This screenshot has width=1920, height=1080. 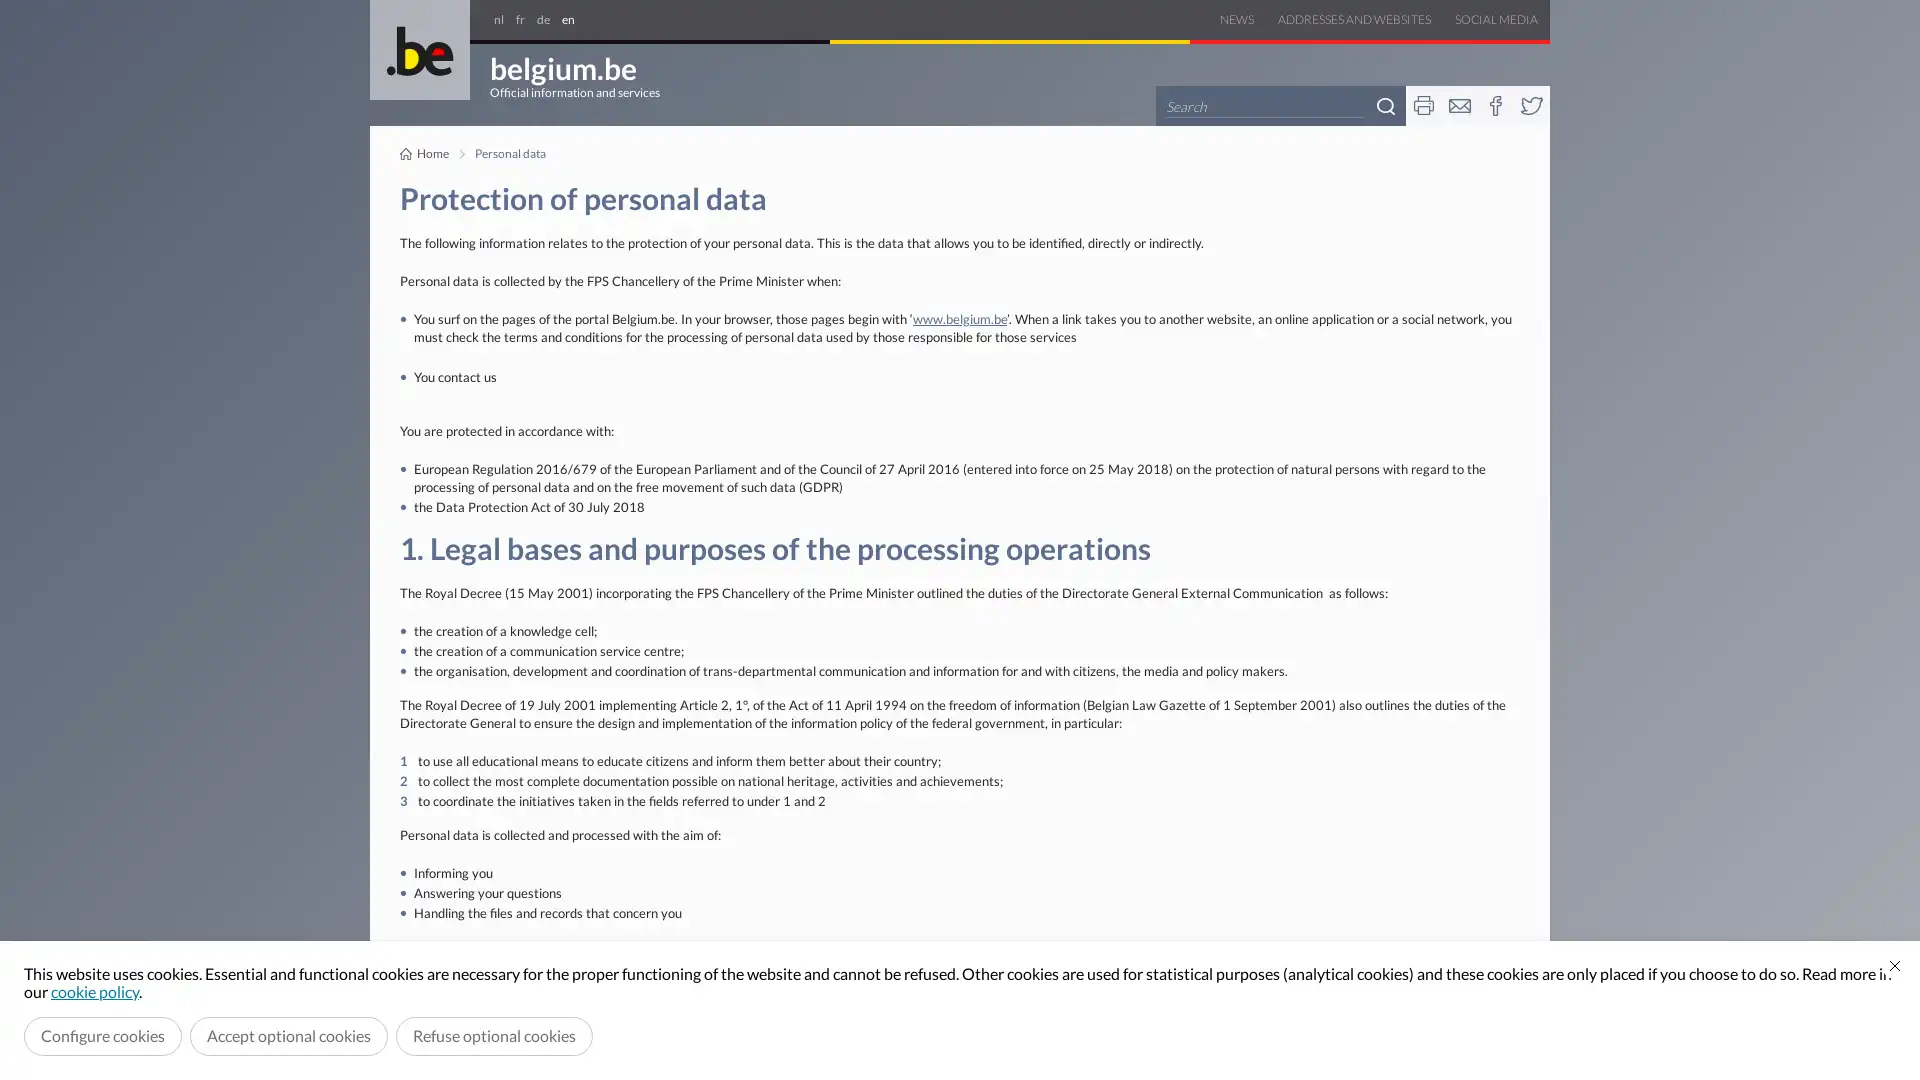 I want to click on Close, so click(x=1894, y=964).